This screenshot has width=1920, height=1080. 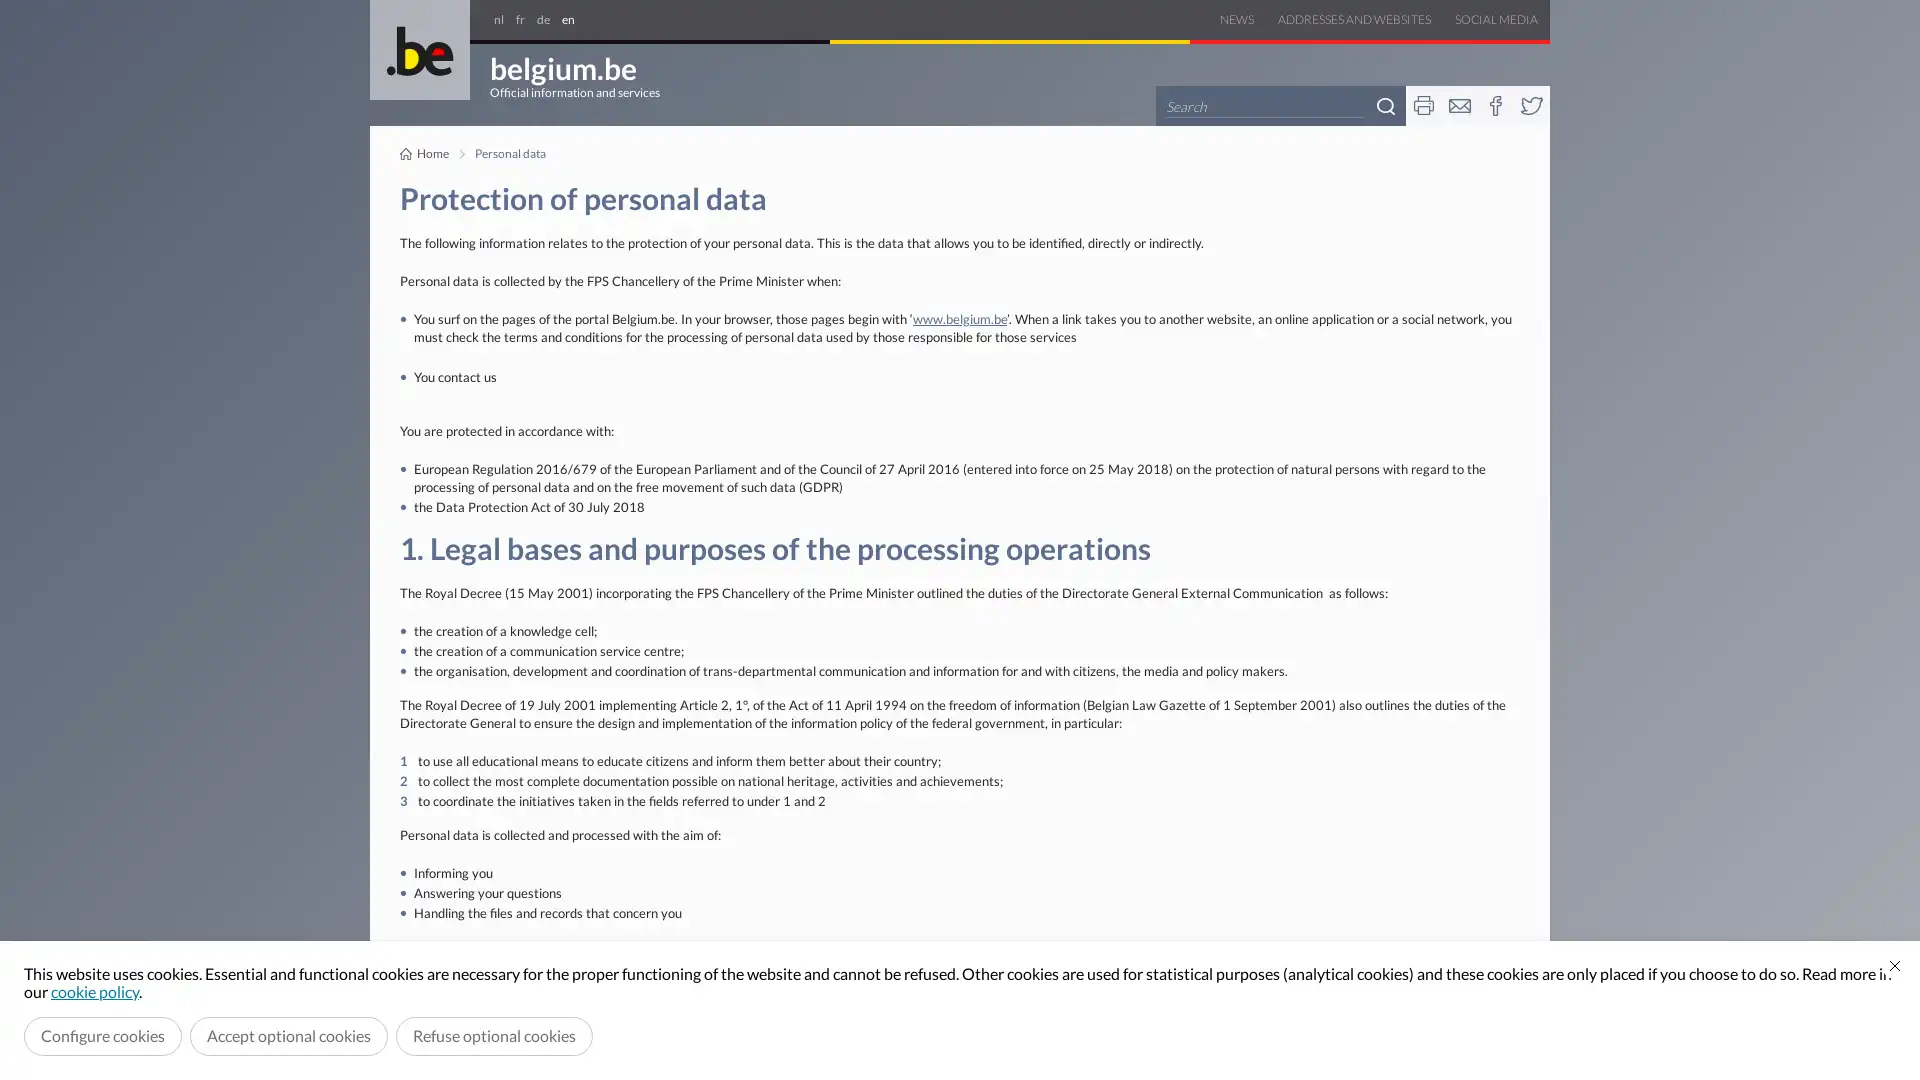 I want to click on Close, so click(x=1894, y=964).